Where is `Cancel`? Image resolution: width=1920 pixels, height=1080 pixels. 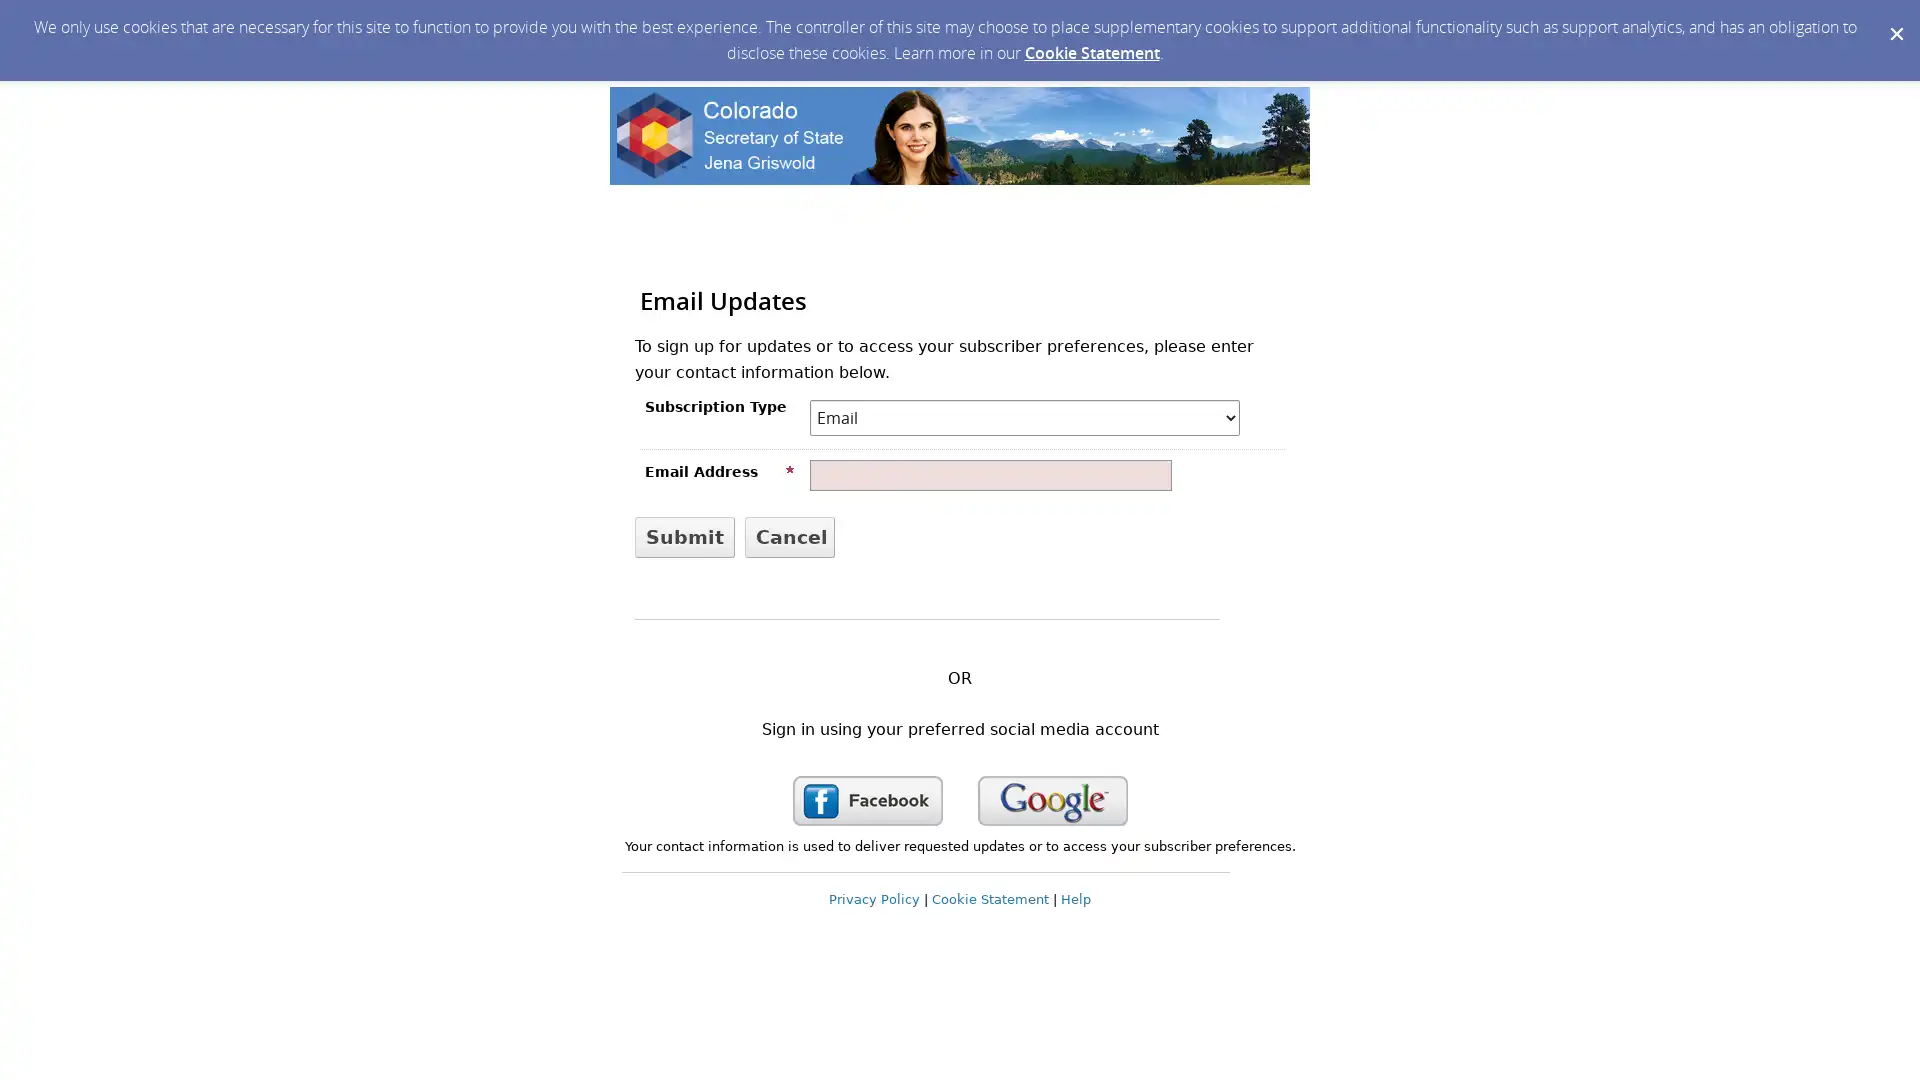
Cancel is located at coordinates (789, 535).